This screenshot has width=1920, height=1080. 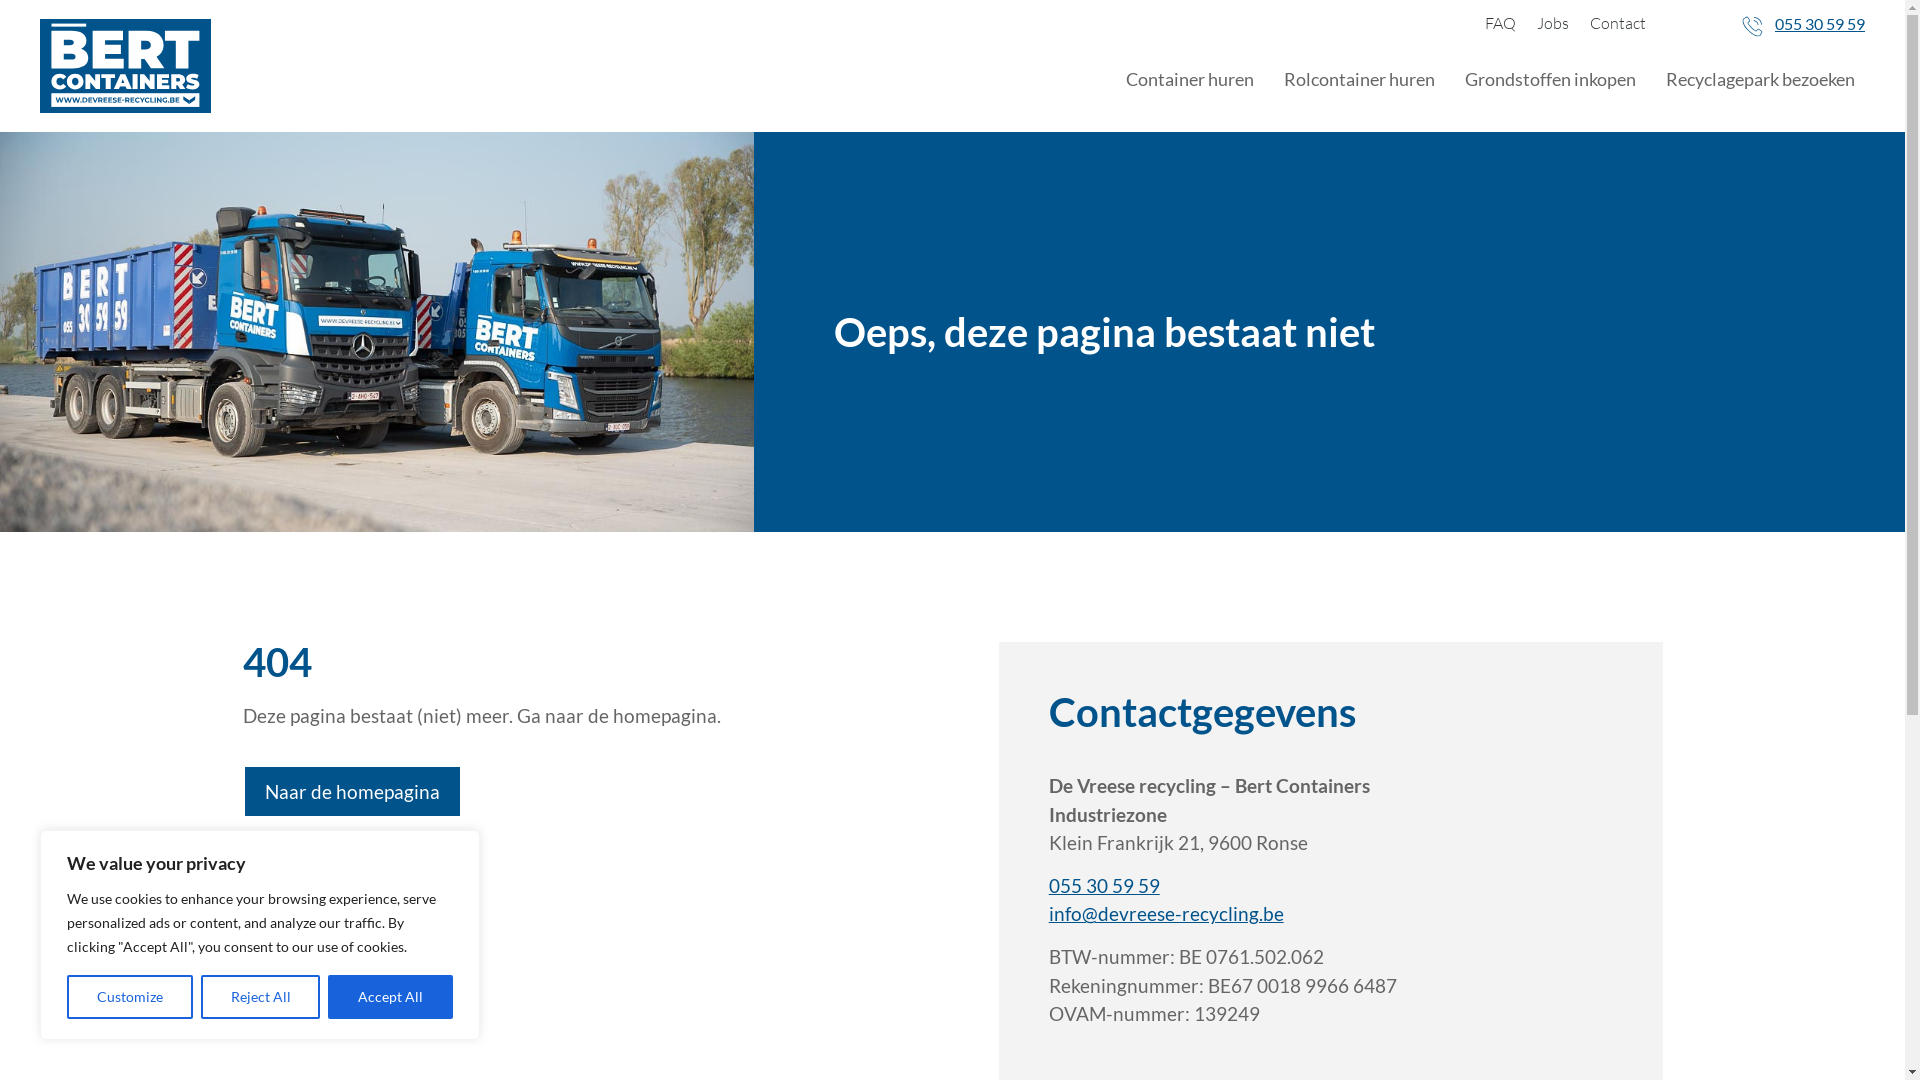 What do you see at coordinates (1552, 23) in the screenshot?
I see `'Jobs'` at bounding box center [1552, 23].